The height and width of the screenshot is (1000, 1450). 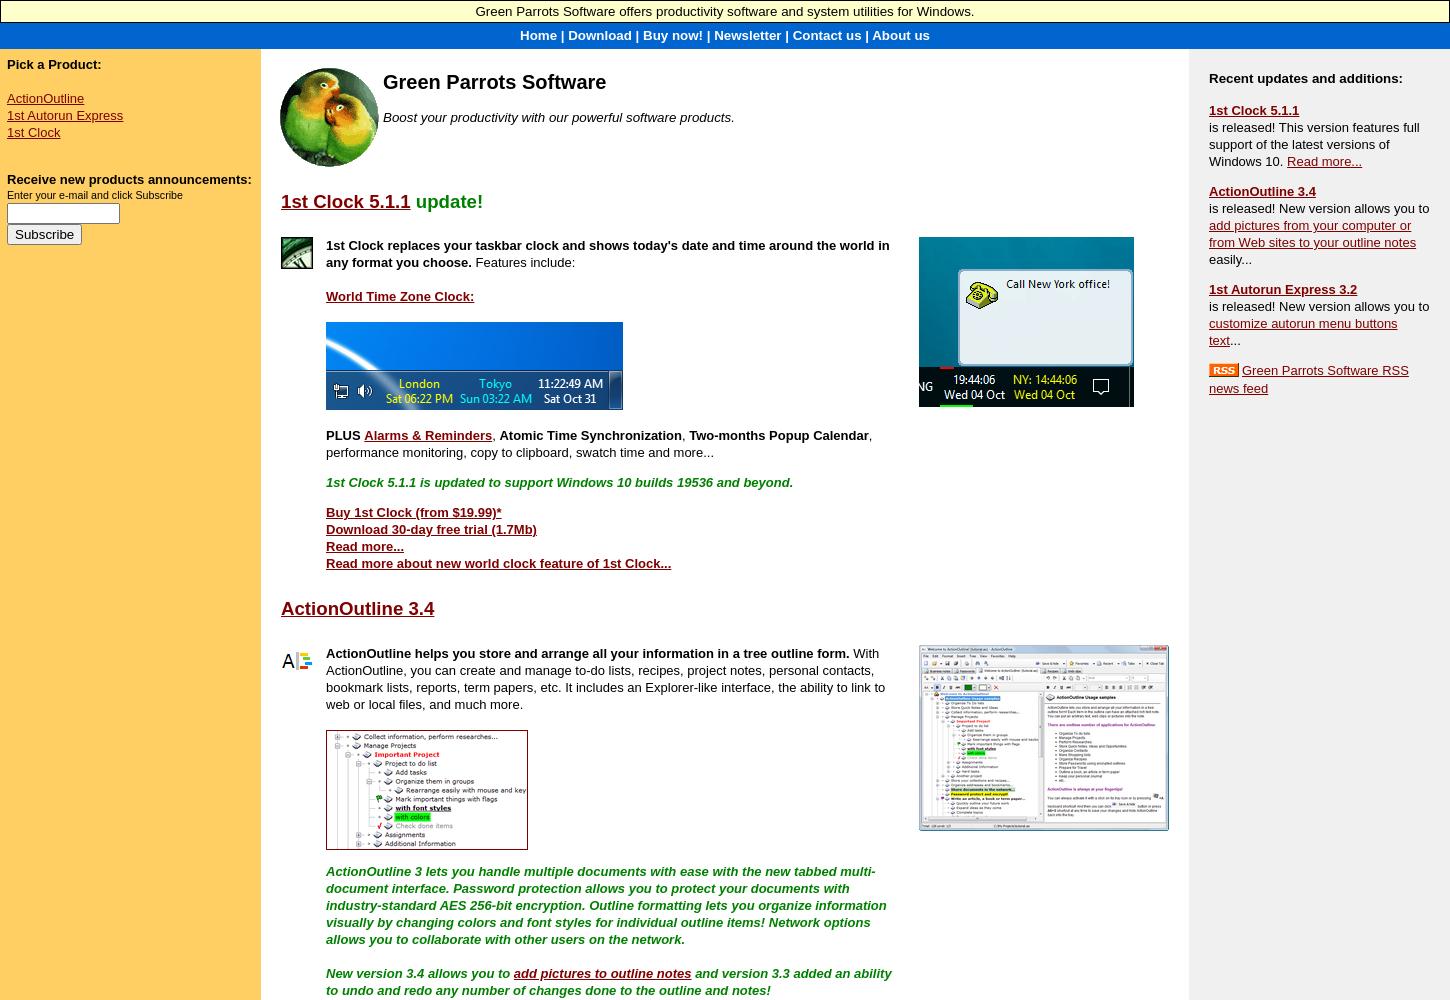 I want to click on 'is released!
                        This version features full support of the latest versions of Windows 10.', so click(x=1313, y=144).